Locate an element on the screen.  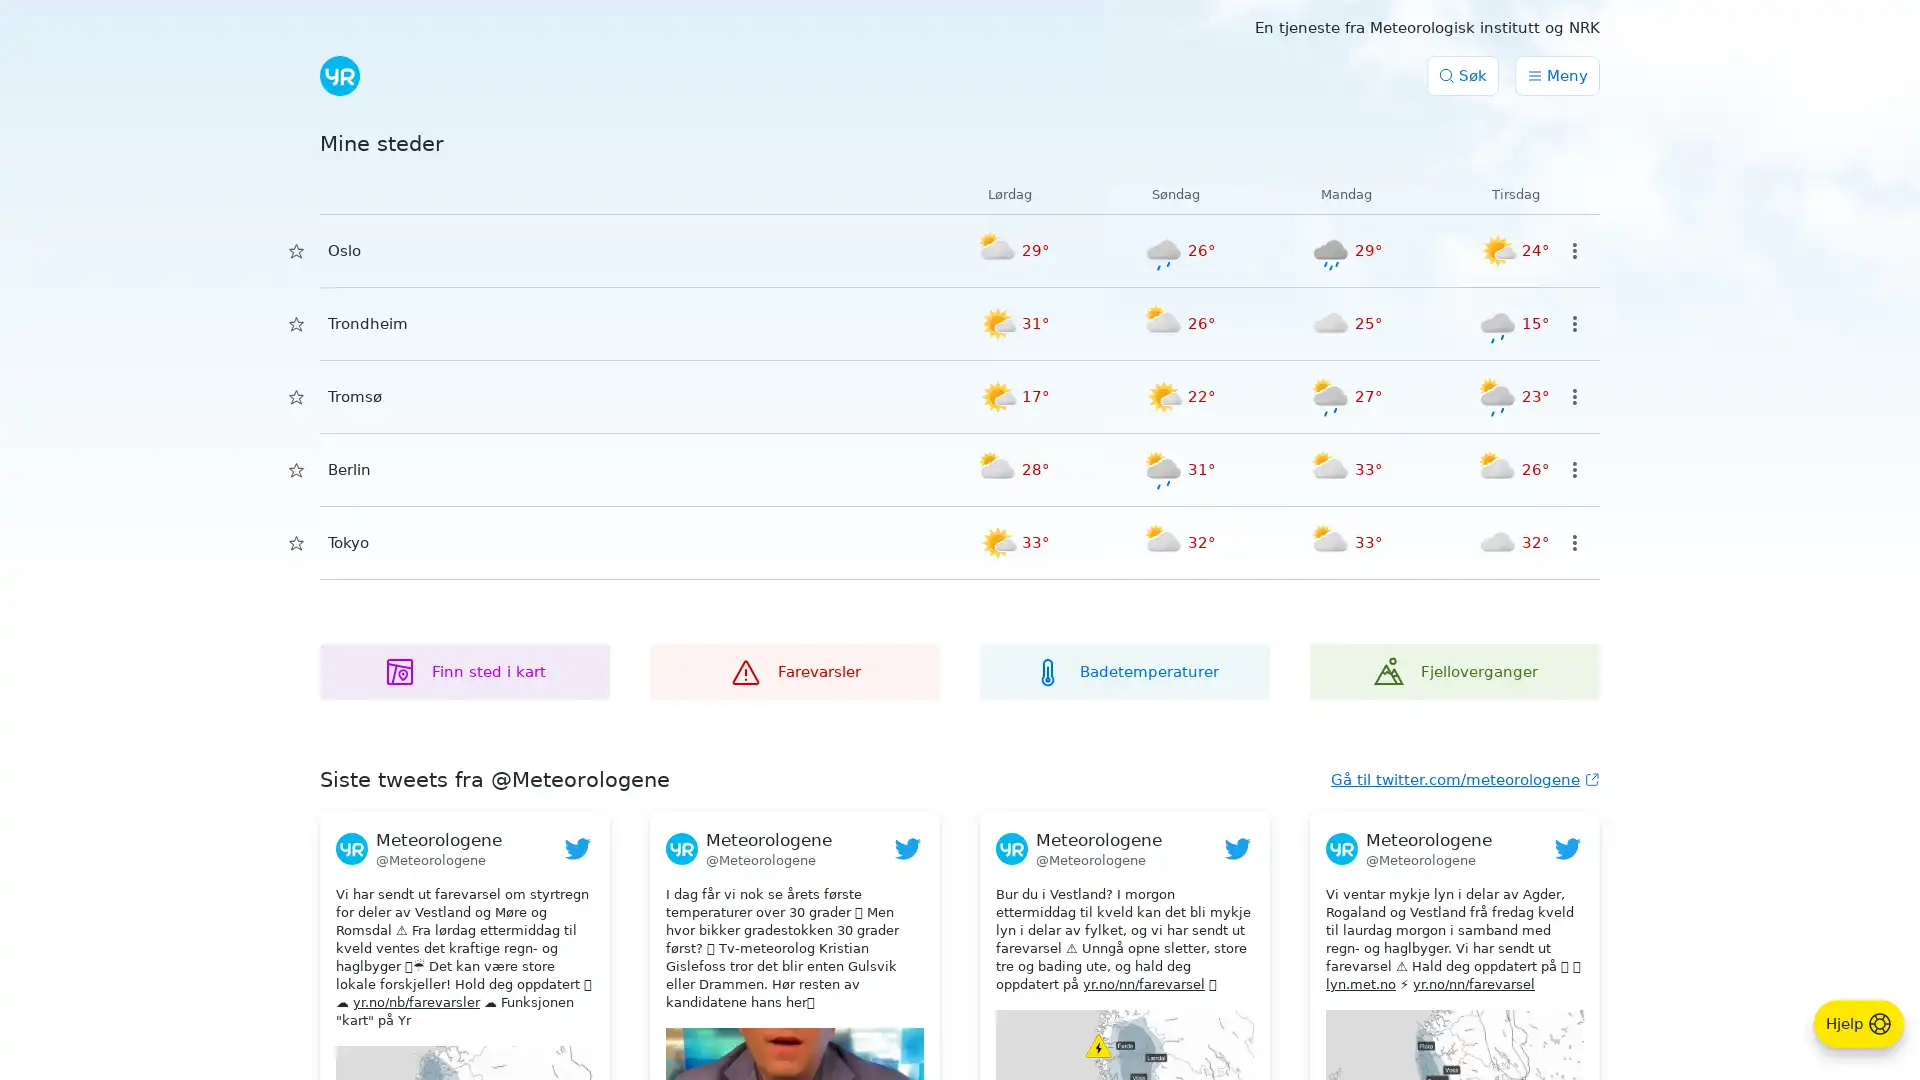
Valg for sted is located at coordinates (1573, 397).